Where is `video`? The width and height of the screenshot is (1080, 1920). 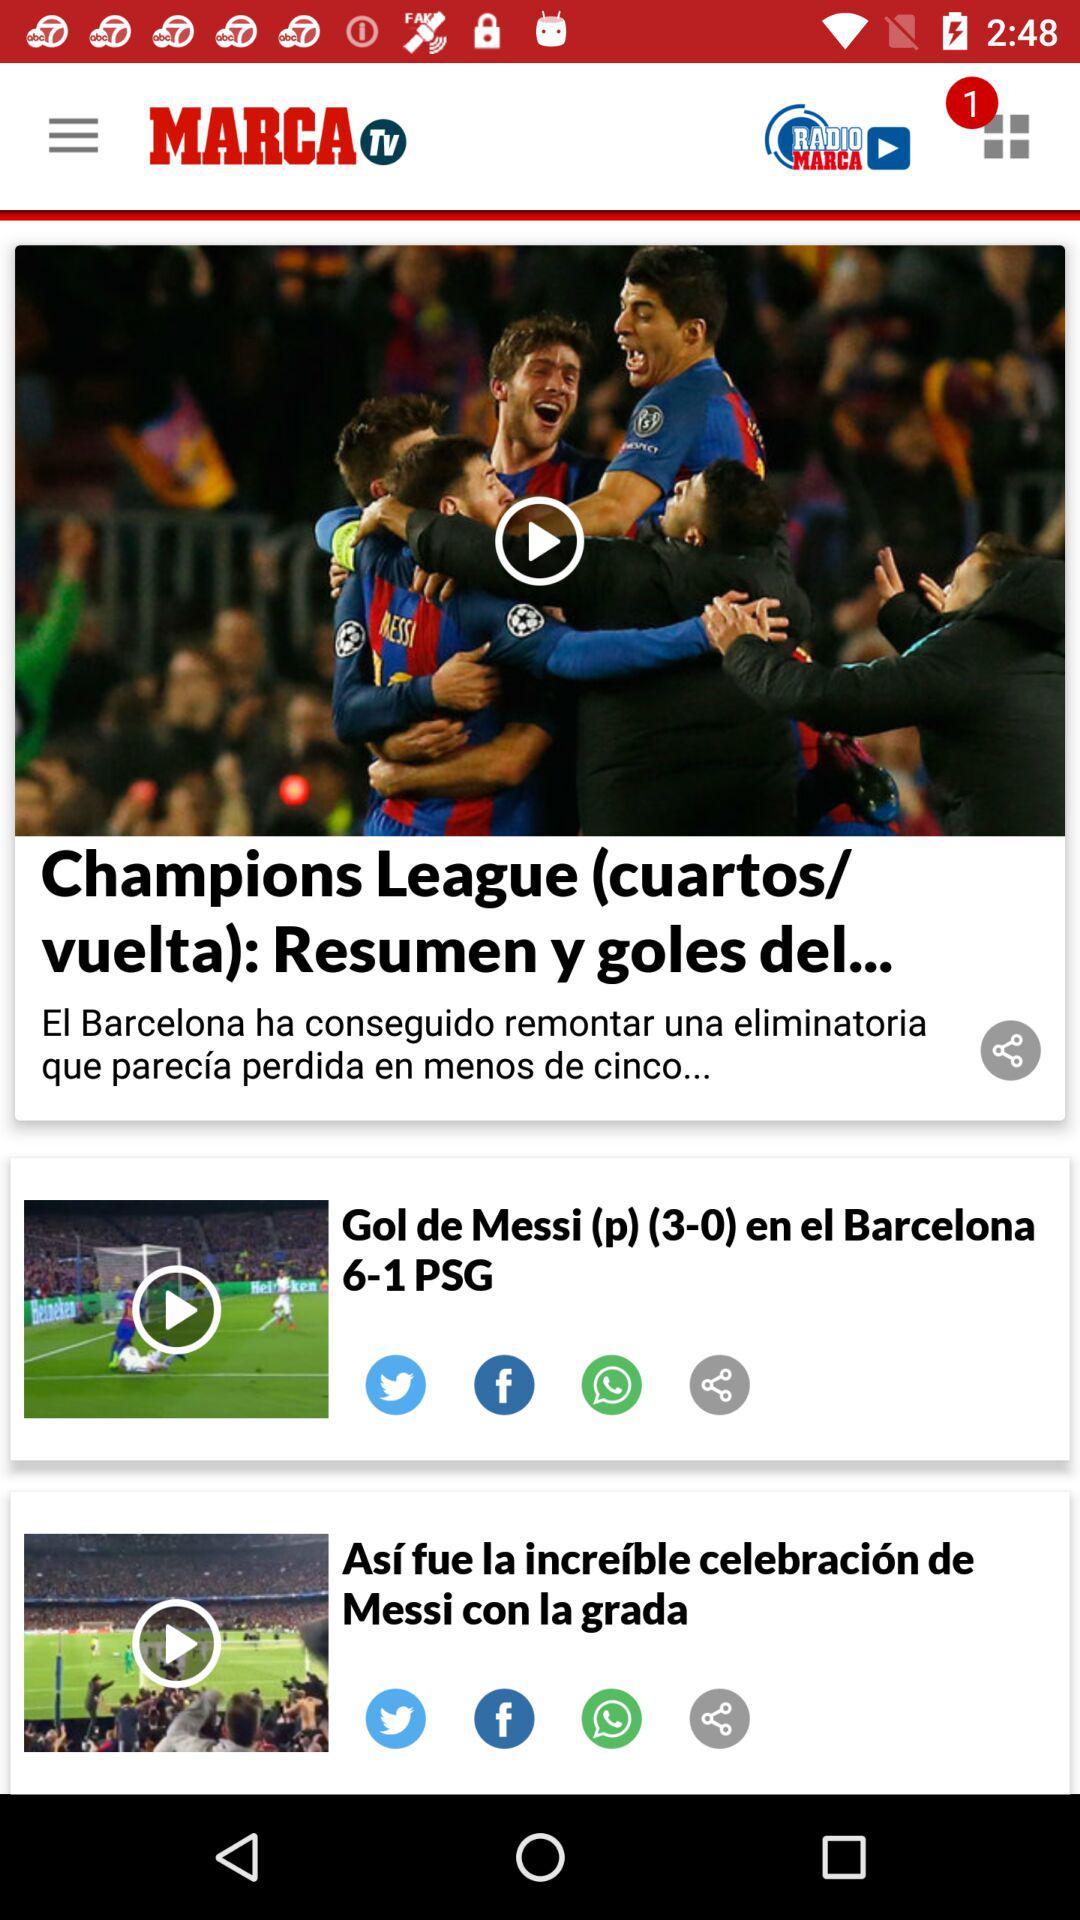 video is located at coordinates (540, 540).